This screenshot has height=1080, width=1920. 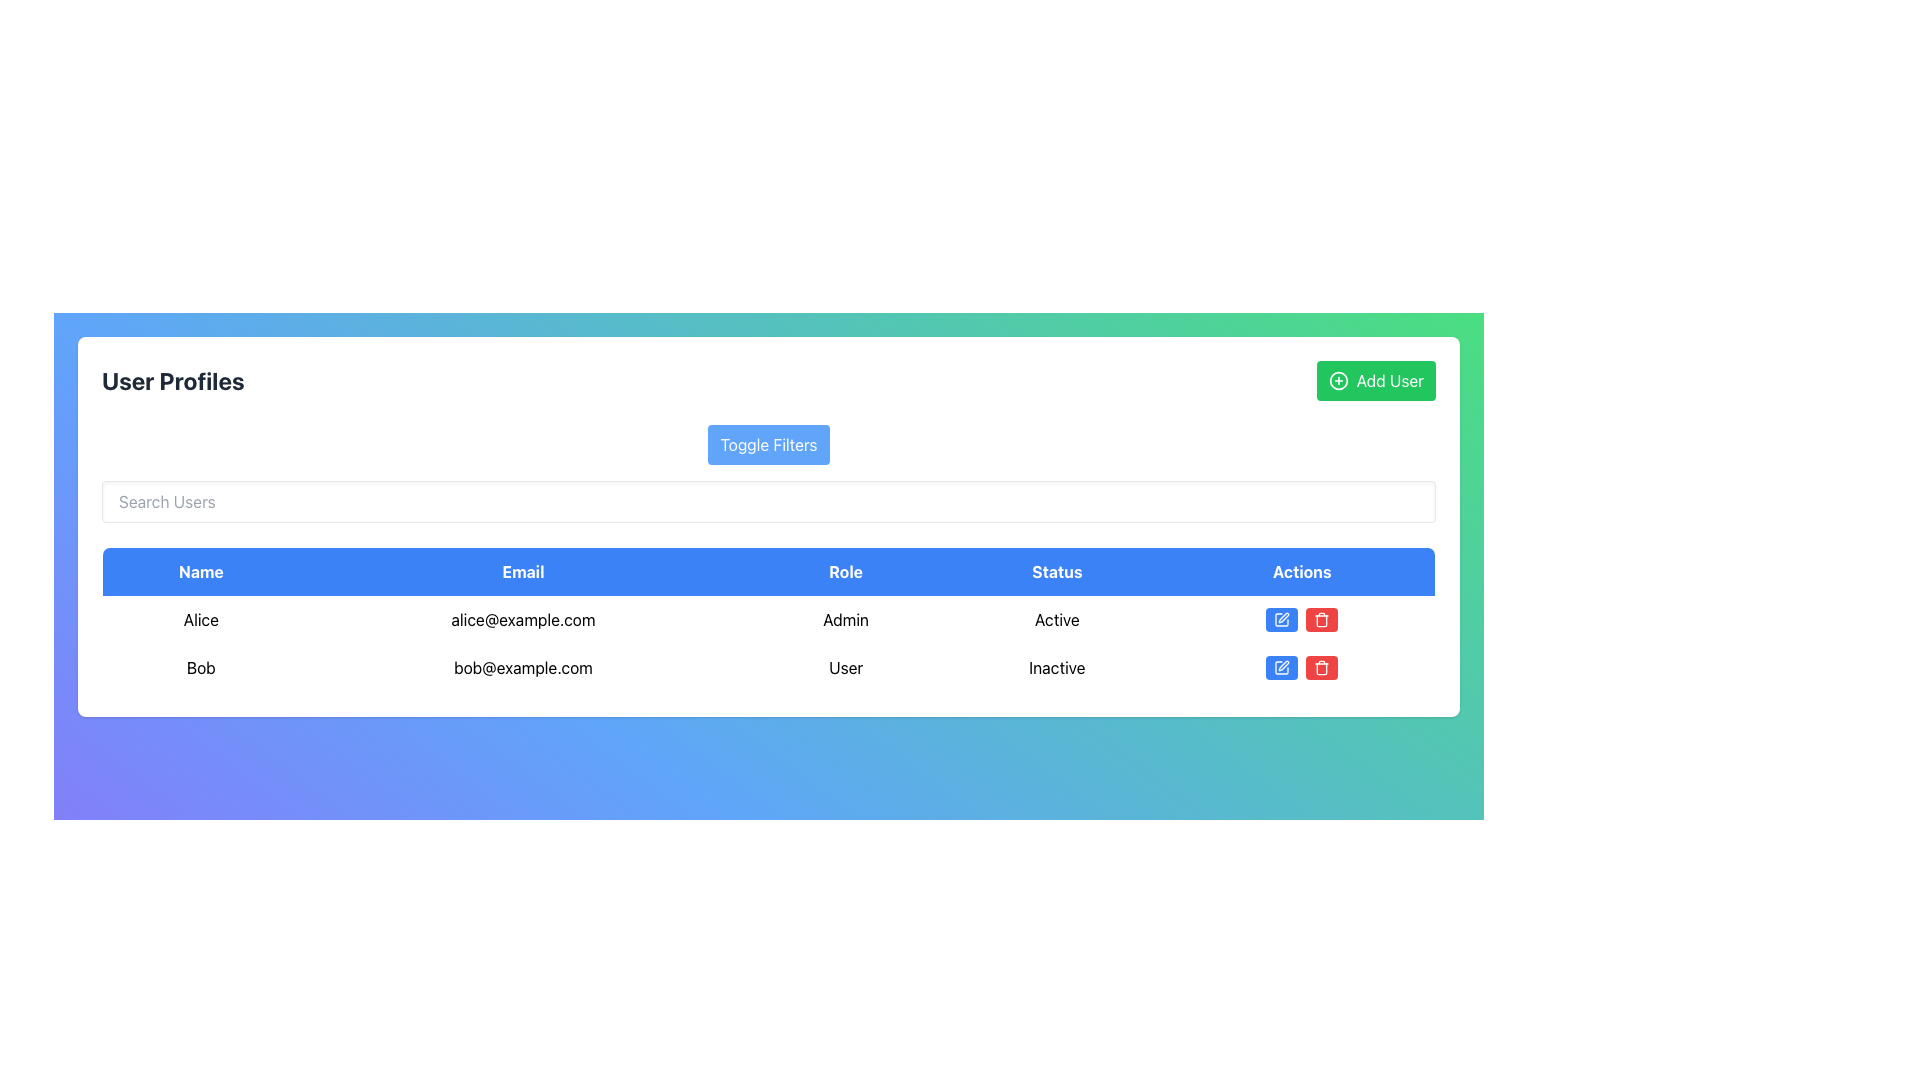 I want to click on the small red button with a trash can icon, which is the second button under the 'Actions' column of the second row in the user profile table, so click(x=1322, y=667).